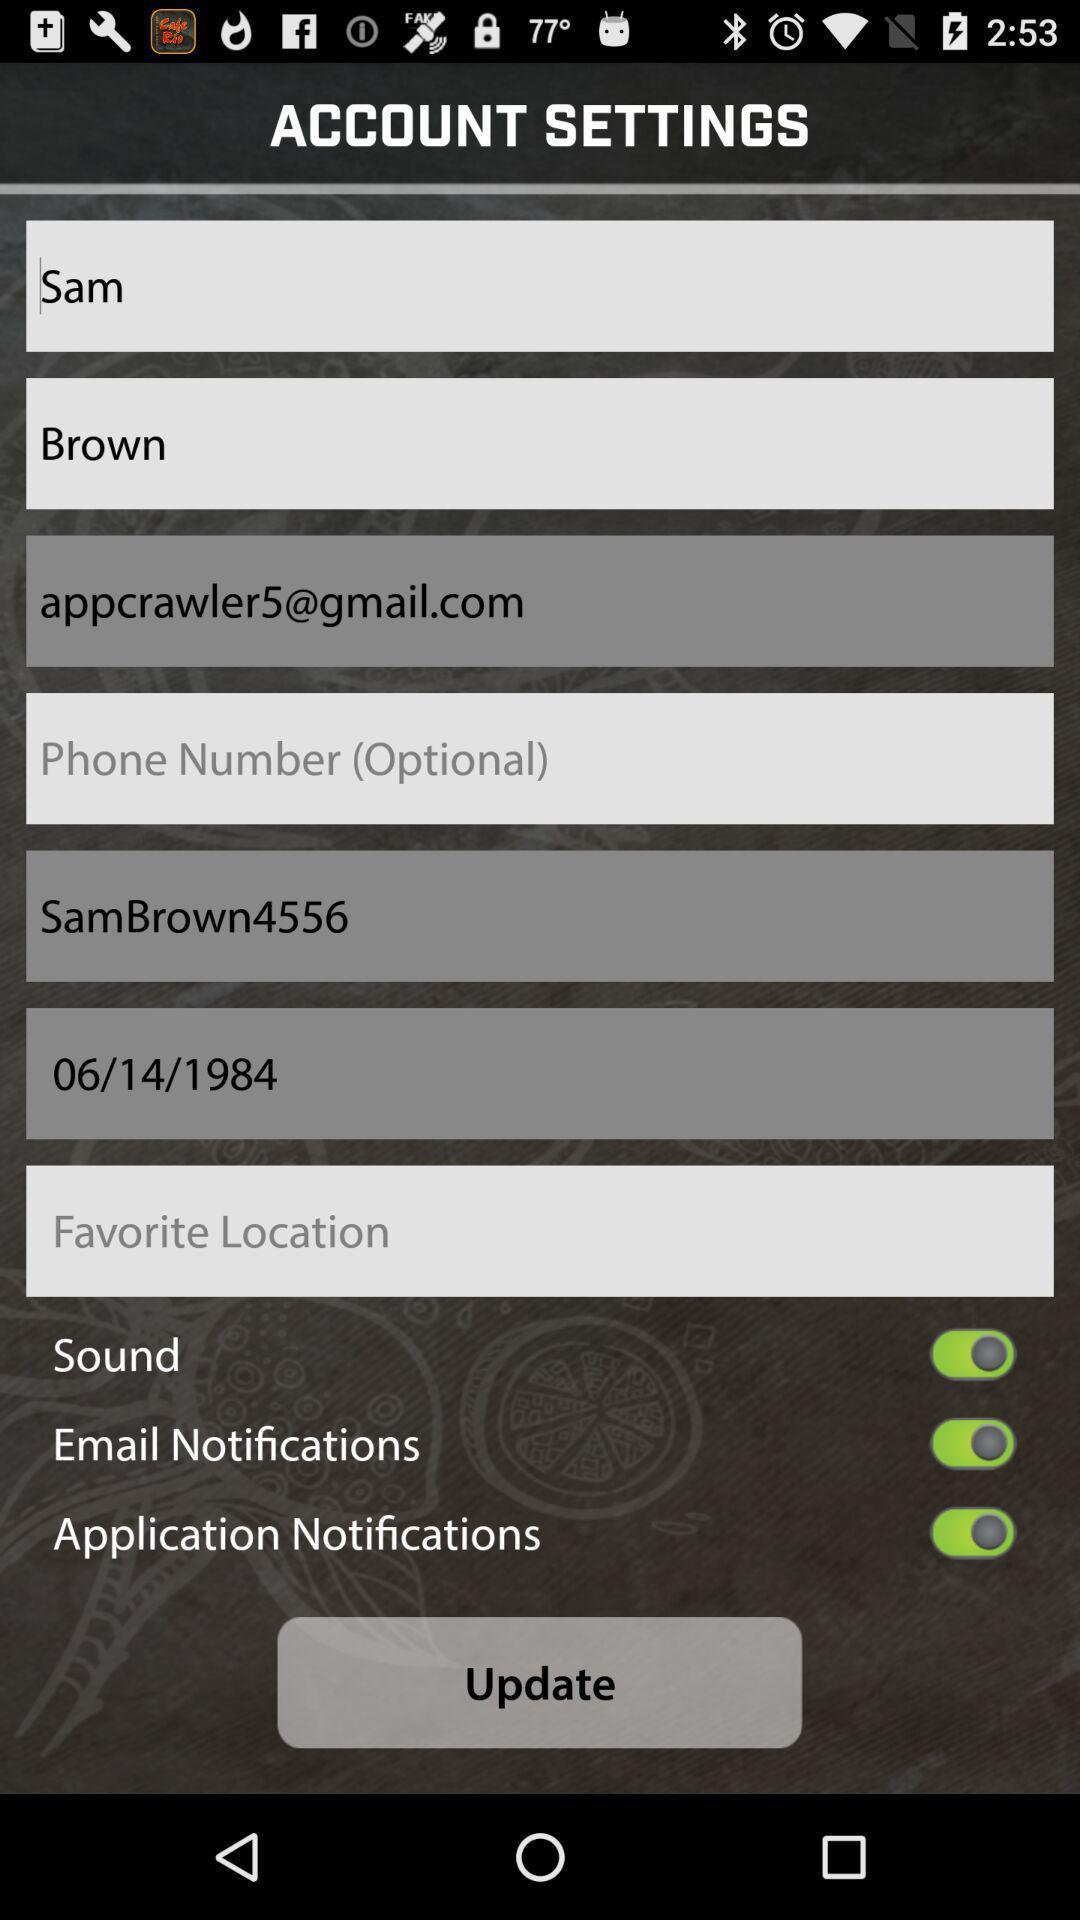 The width and height of the screenshot is (1080, 1920). I want to click on enter phone number, so click(540, 757).